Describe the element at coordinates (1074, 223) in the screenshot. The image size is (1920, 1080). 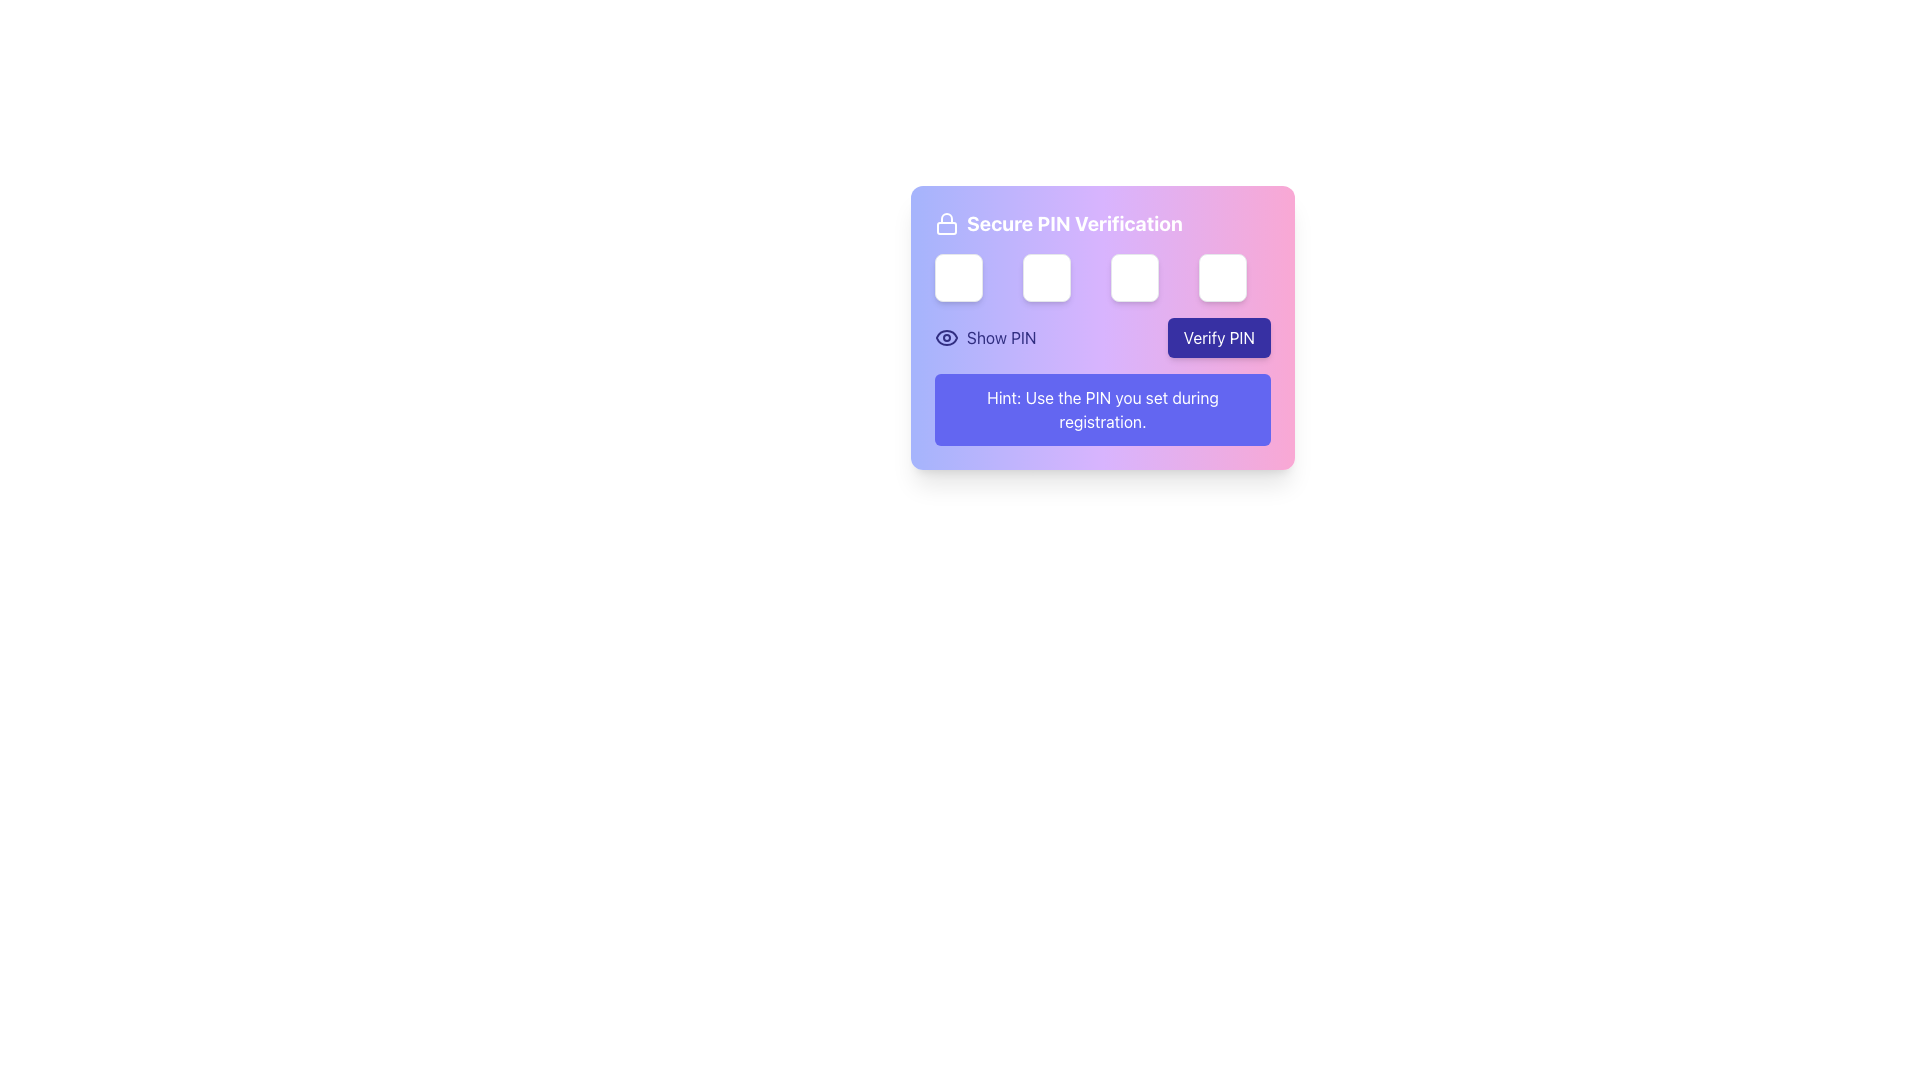
I see `the text label displaying 'Secure PIN Verification' in bold, extra-large white font against a gradient background` at that location.